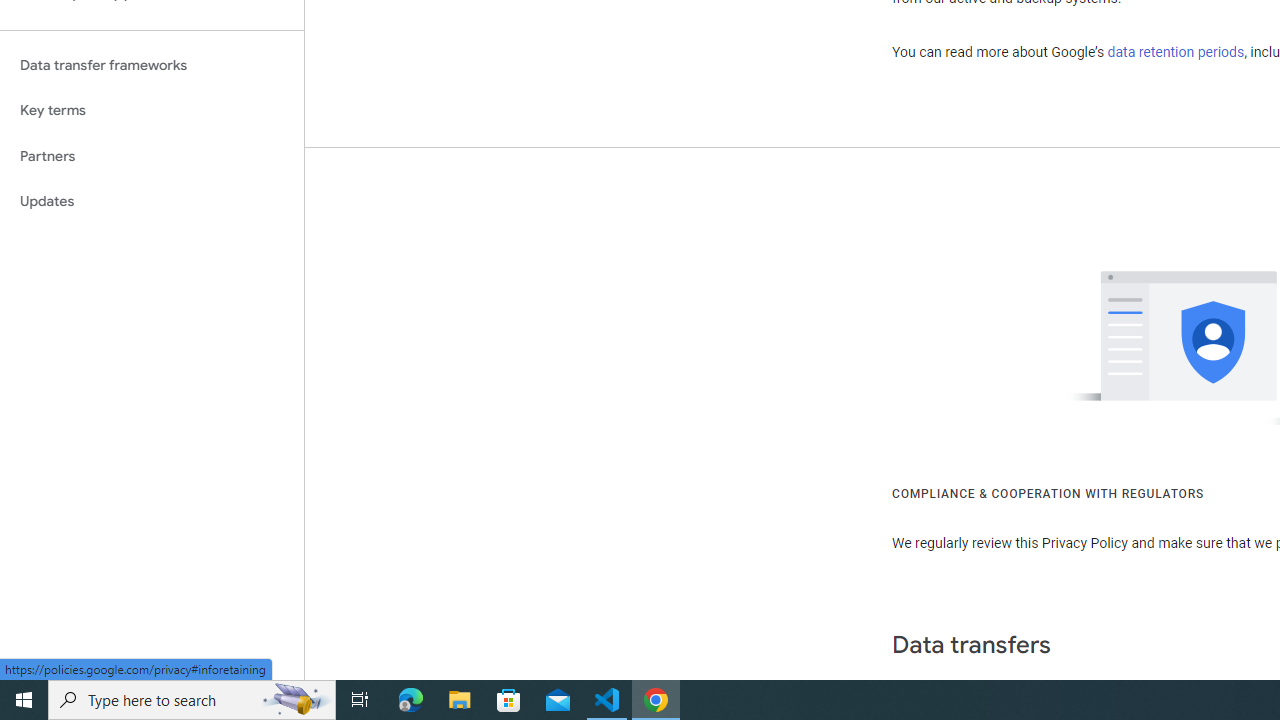  Describe the element at coordinates (151, 64) in the screenshot. I see `'Data transfer frameworks'` at that location.